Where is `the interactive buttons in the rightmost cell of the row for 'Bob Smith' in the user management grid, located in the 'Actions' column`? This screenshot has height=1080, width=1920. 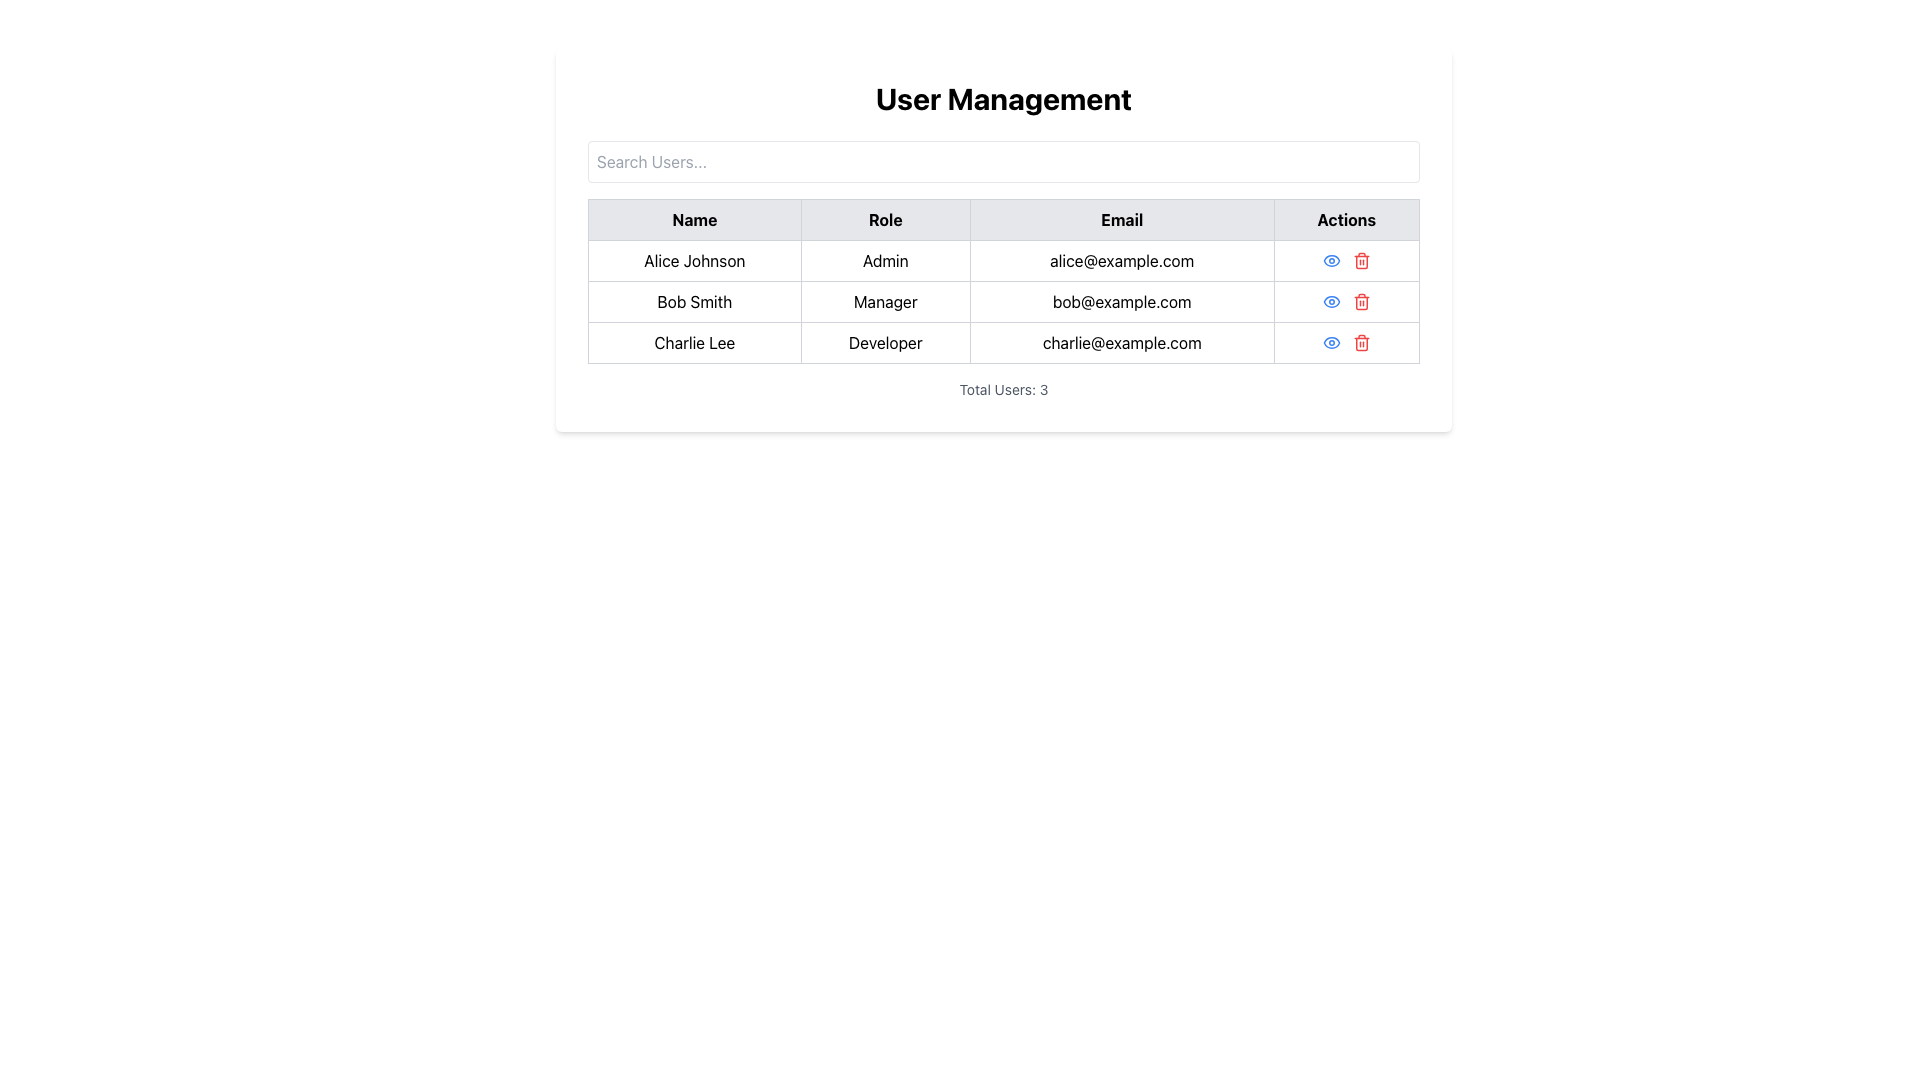 the interactive buttons in the rightmost cell of the row for 'Bob Smith' in the user management grid, located in the 'Actions' column is located at coordinates (1346, 301).